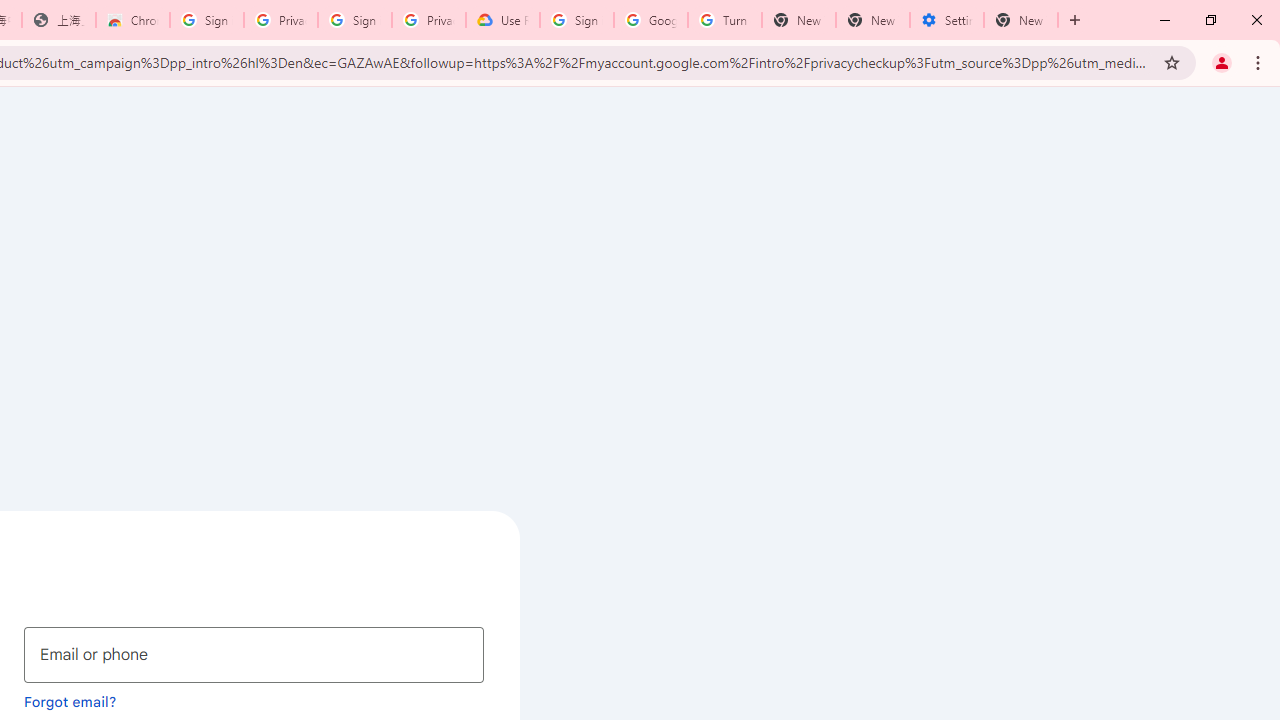 The image size is (1280, 720). What do you see at coordinates (651, 20) in the screenshot?
I see `'Google Account Help'` at bounding box center [651, 20].